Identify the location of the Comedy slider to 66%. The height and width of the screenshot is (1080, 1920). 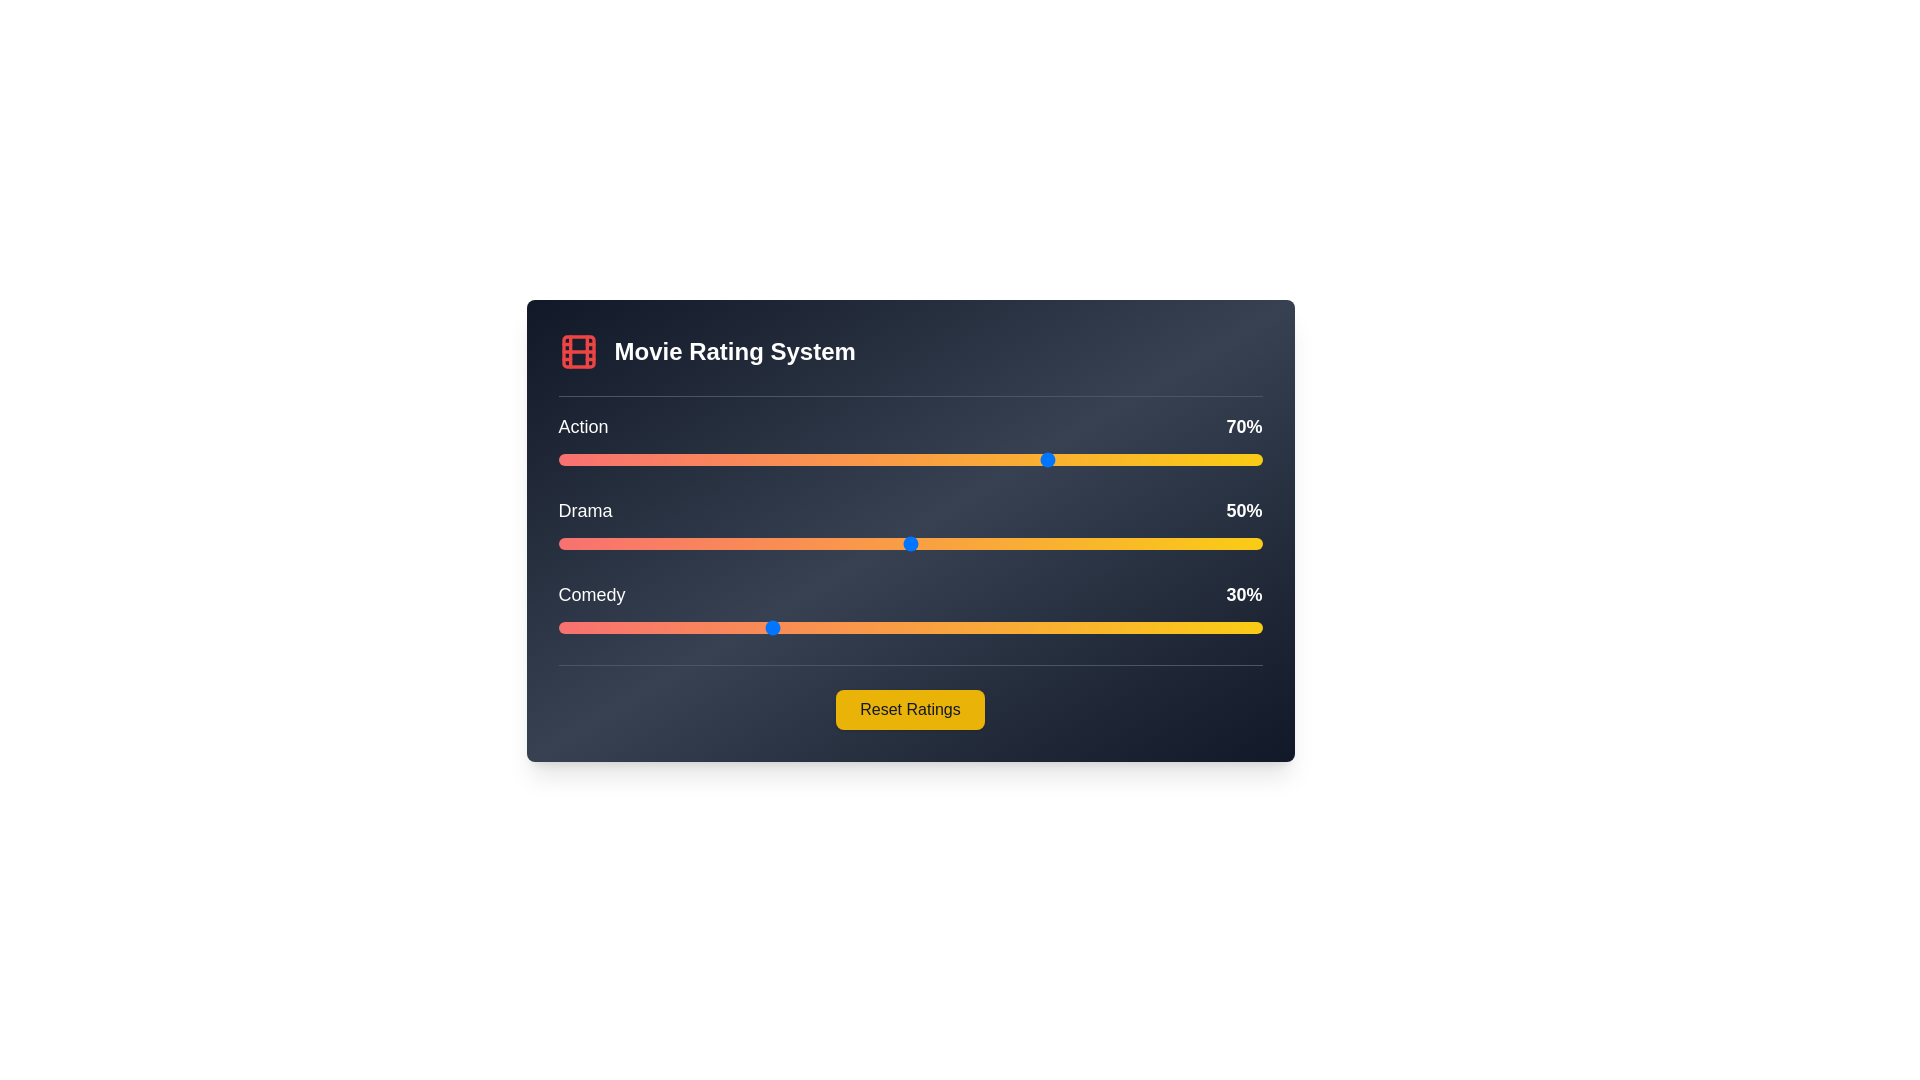
(1023, 627).